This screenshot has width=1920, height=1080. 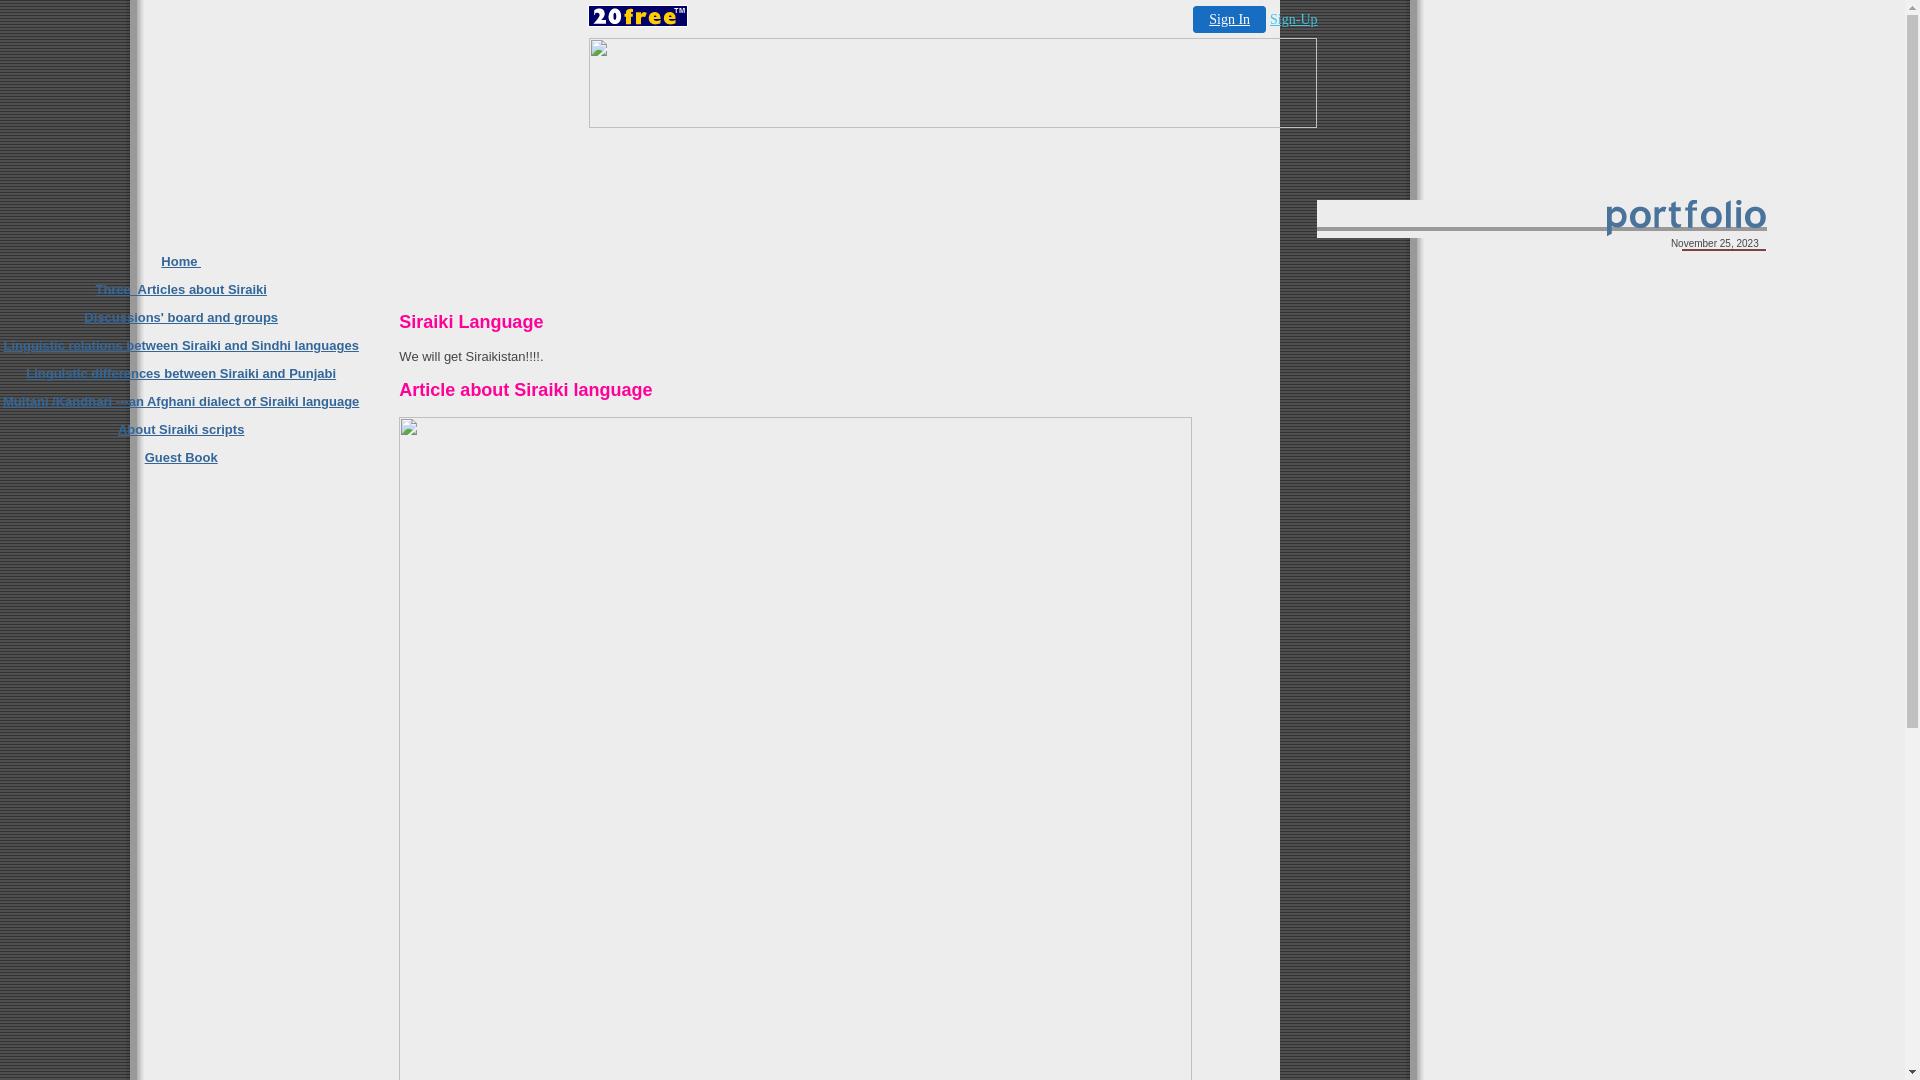 What do you see at coordinates (181, 401) in the screenshot?
I see `'Multani /Kandhari ---an Afghani dialect of Siraiki language'` at bounding box center [181, 401].